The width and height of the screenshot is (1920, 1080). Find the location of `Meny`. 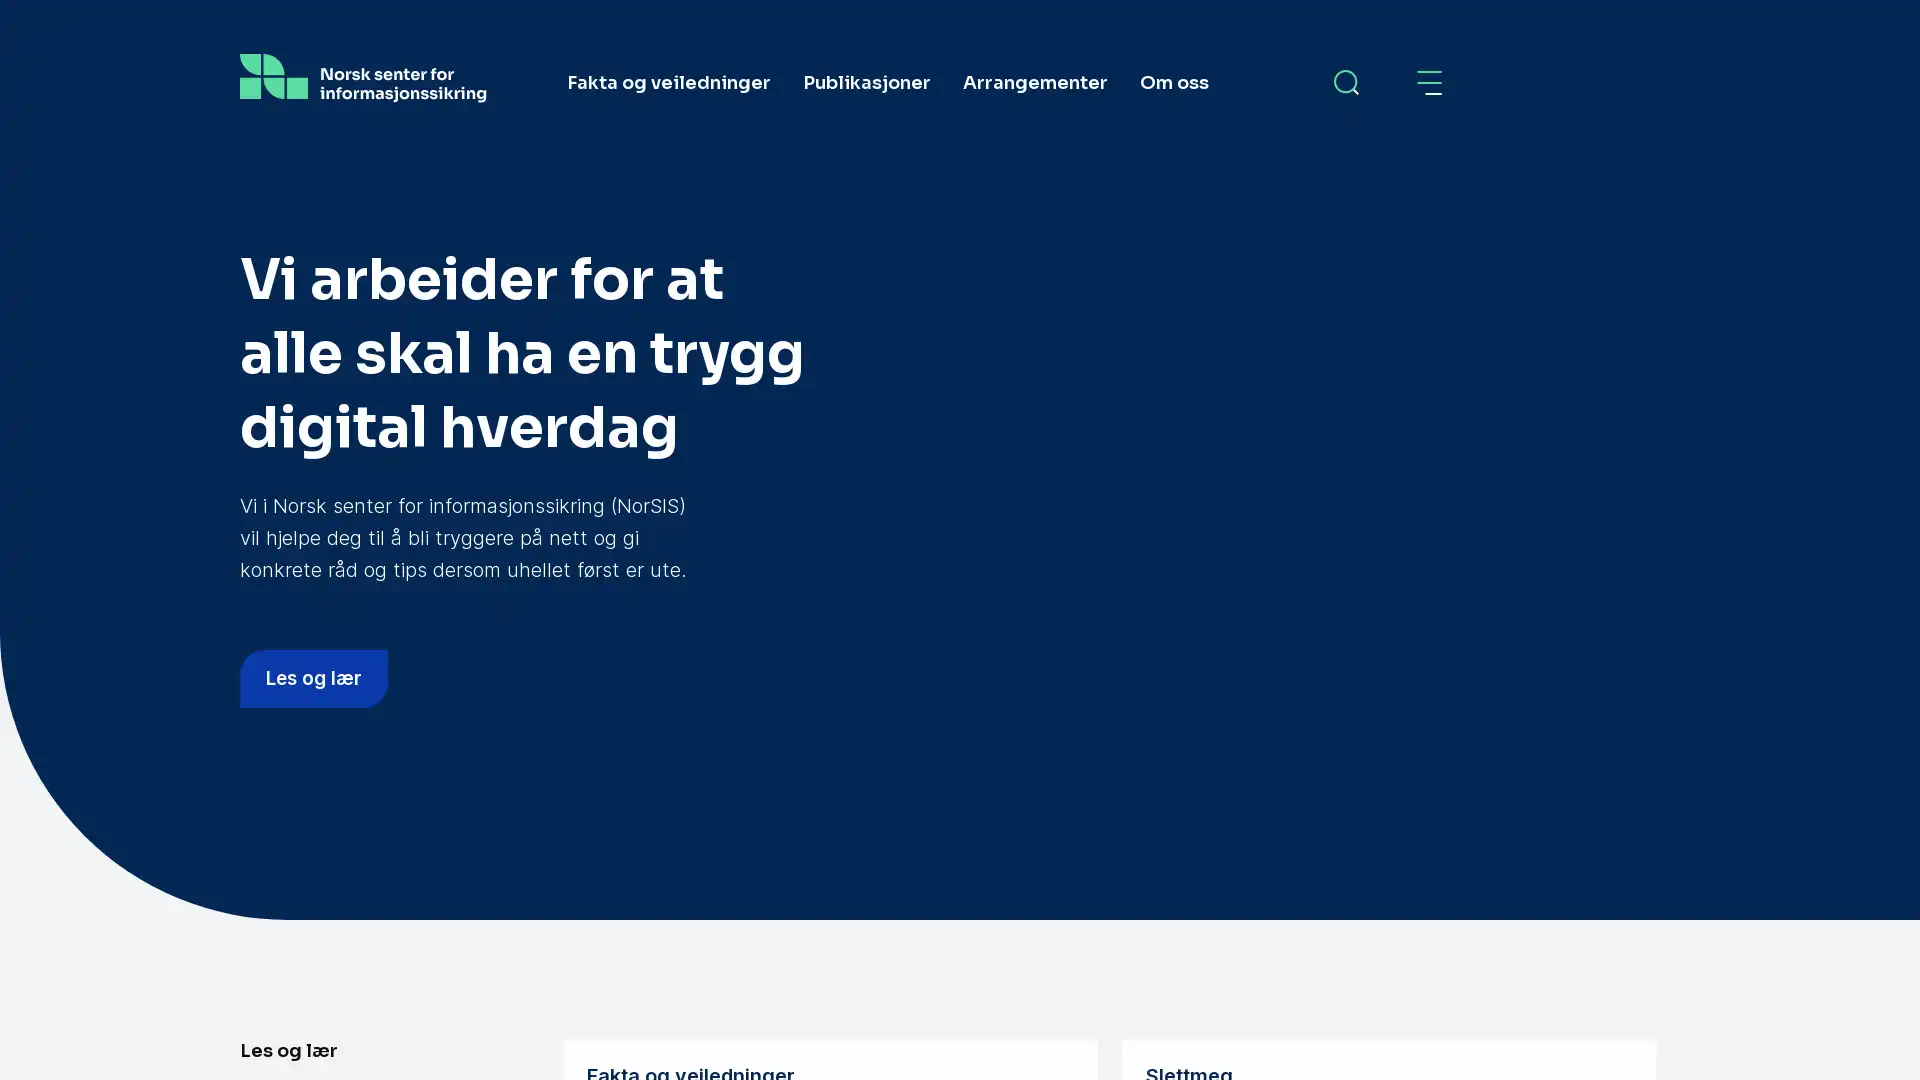

Meny is located at coordinates (1430, 82).